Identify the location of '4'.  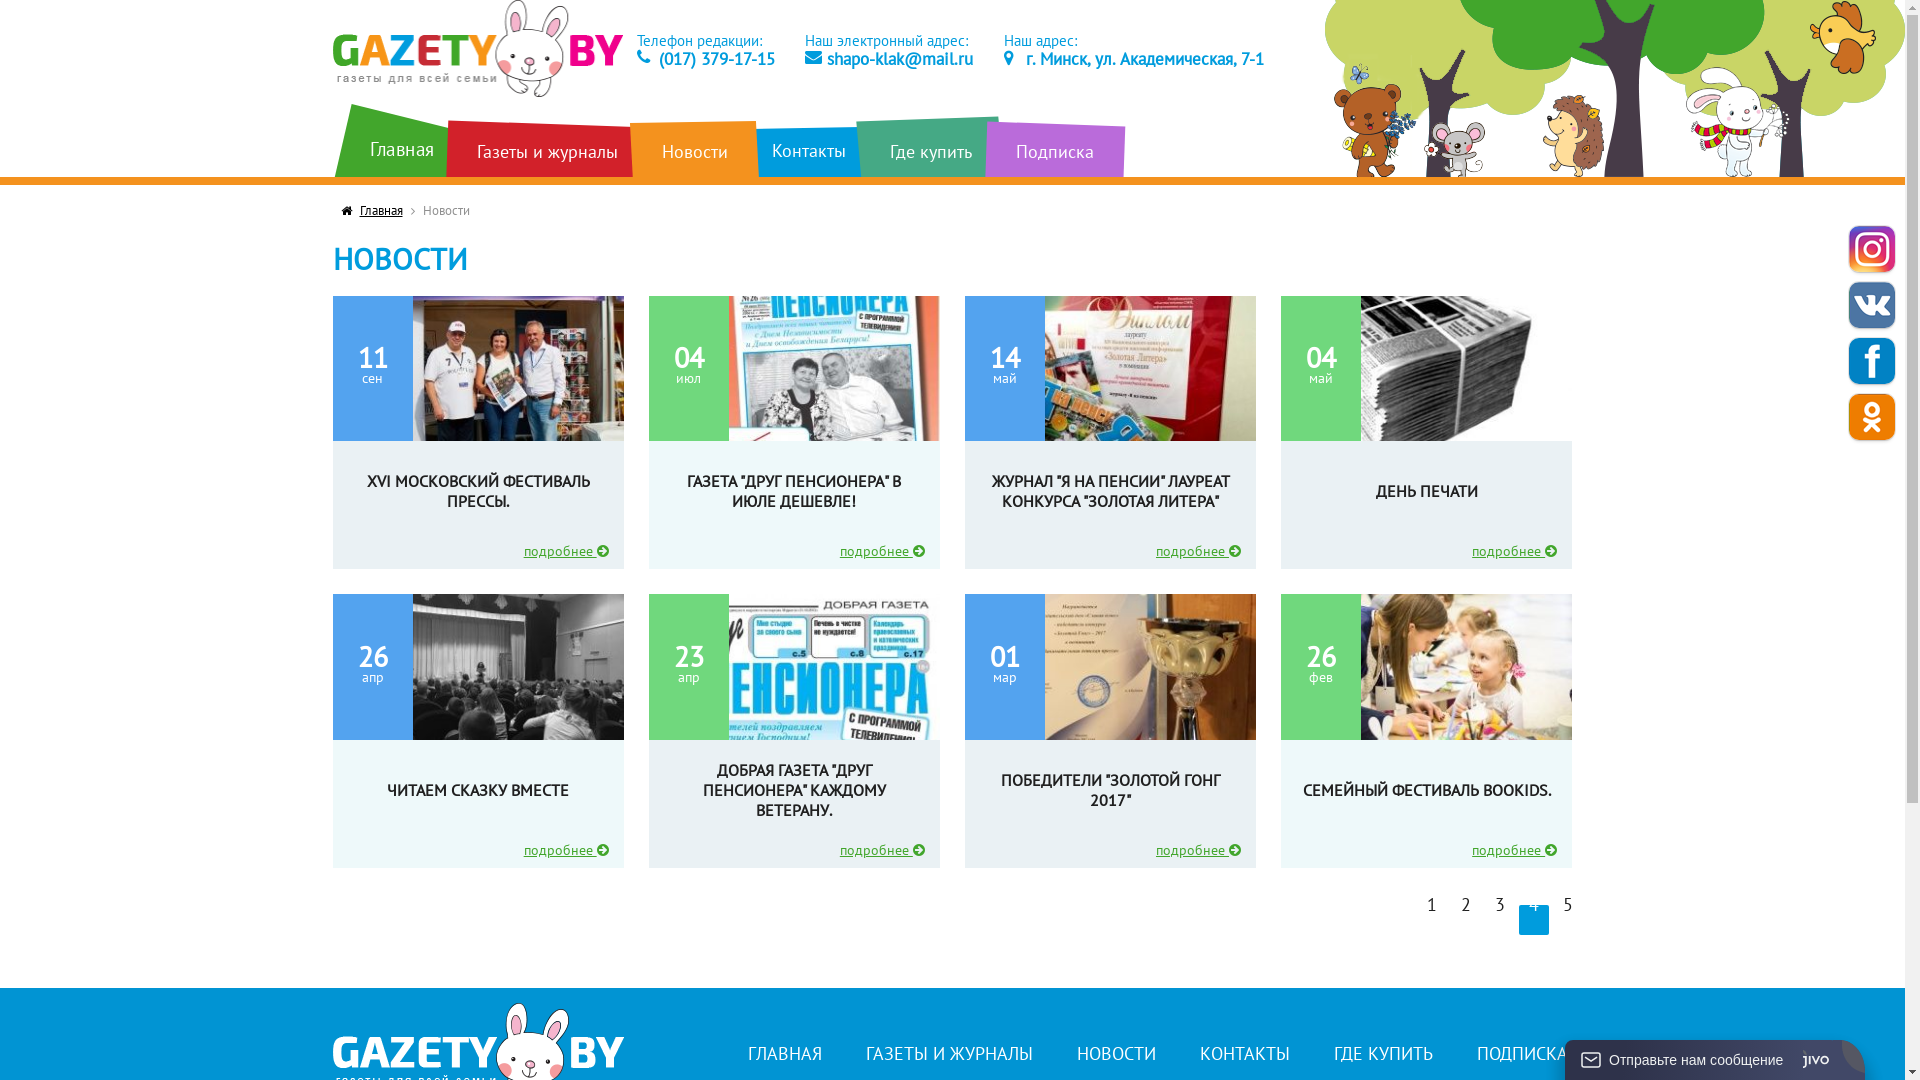
(1533, 920).